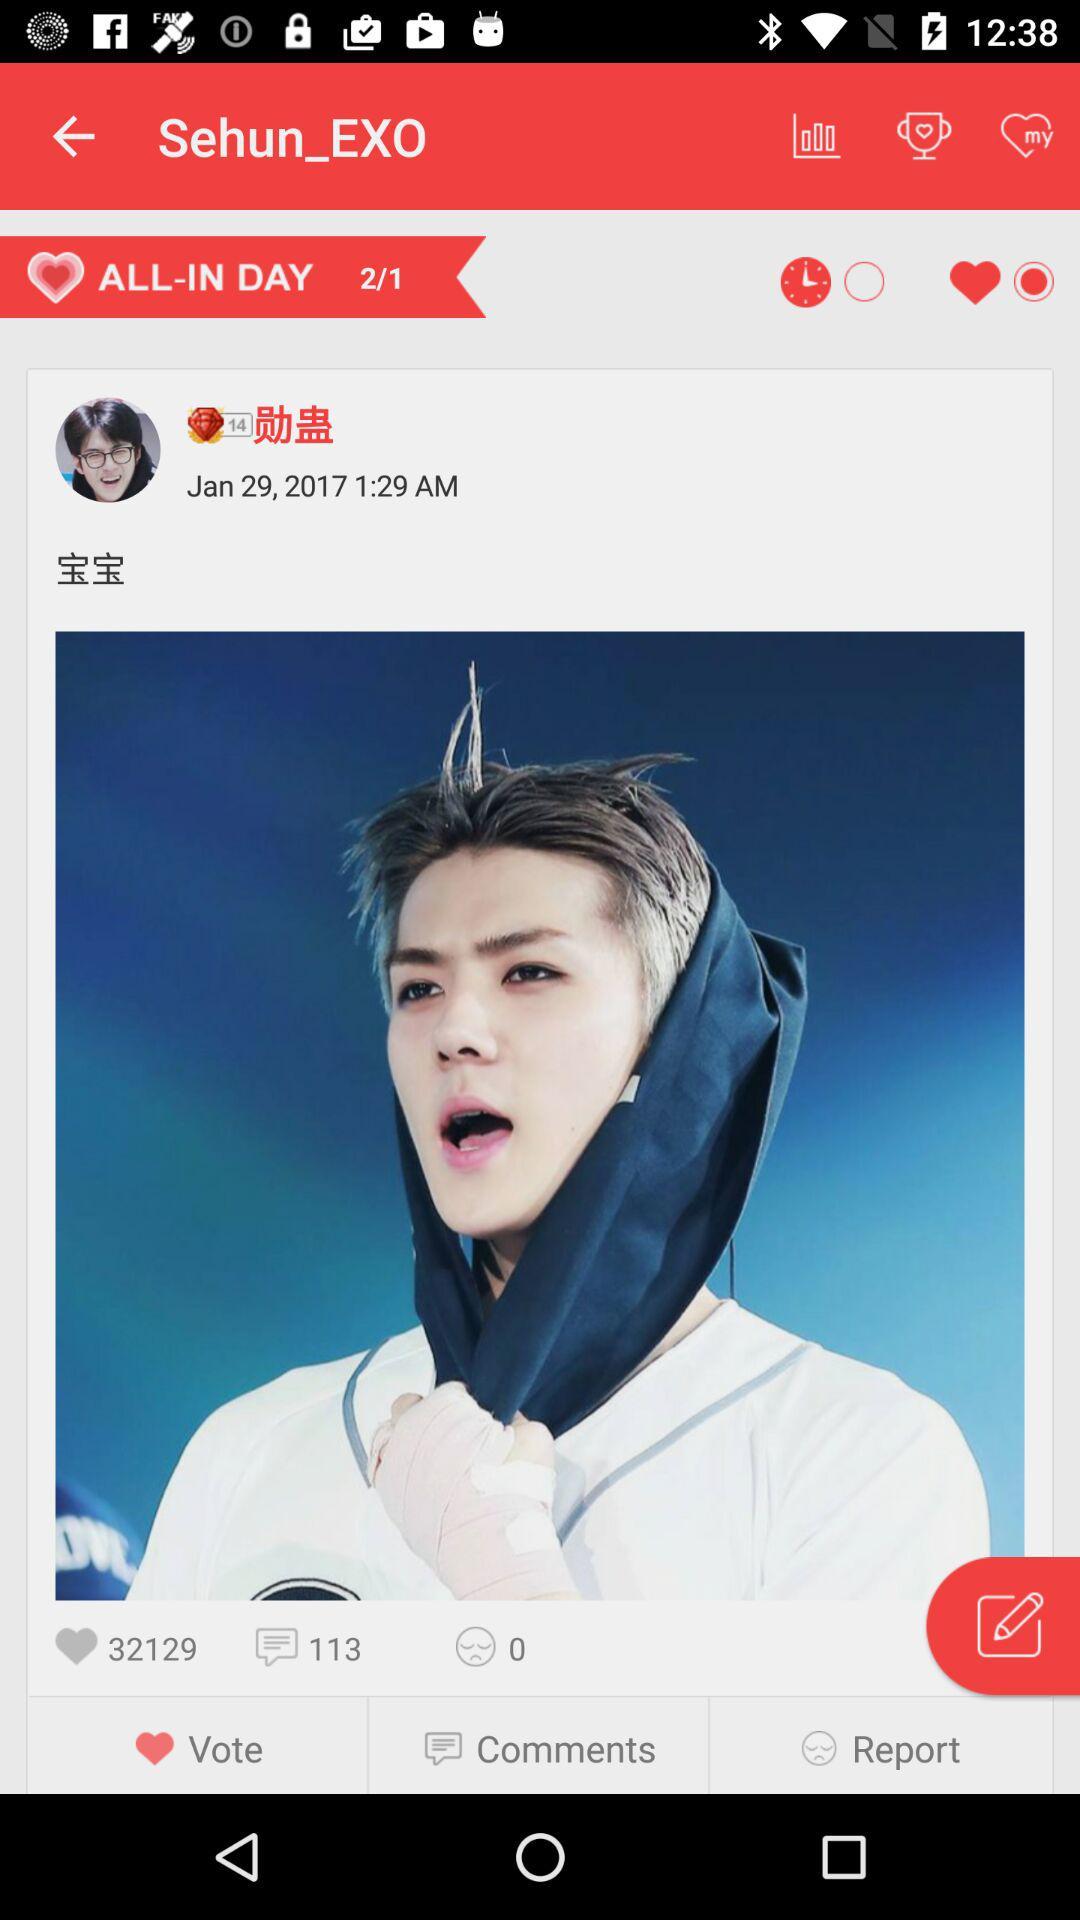  I want to click on previous, so click(540, 1115).